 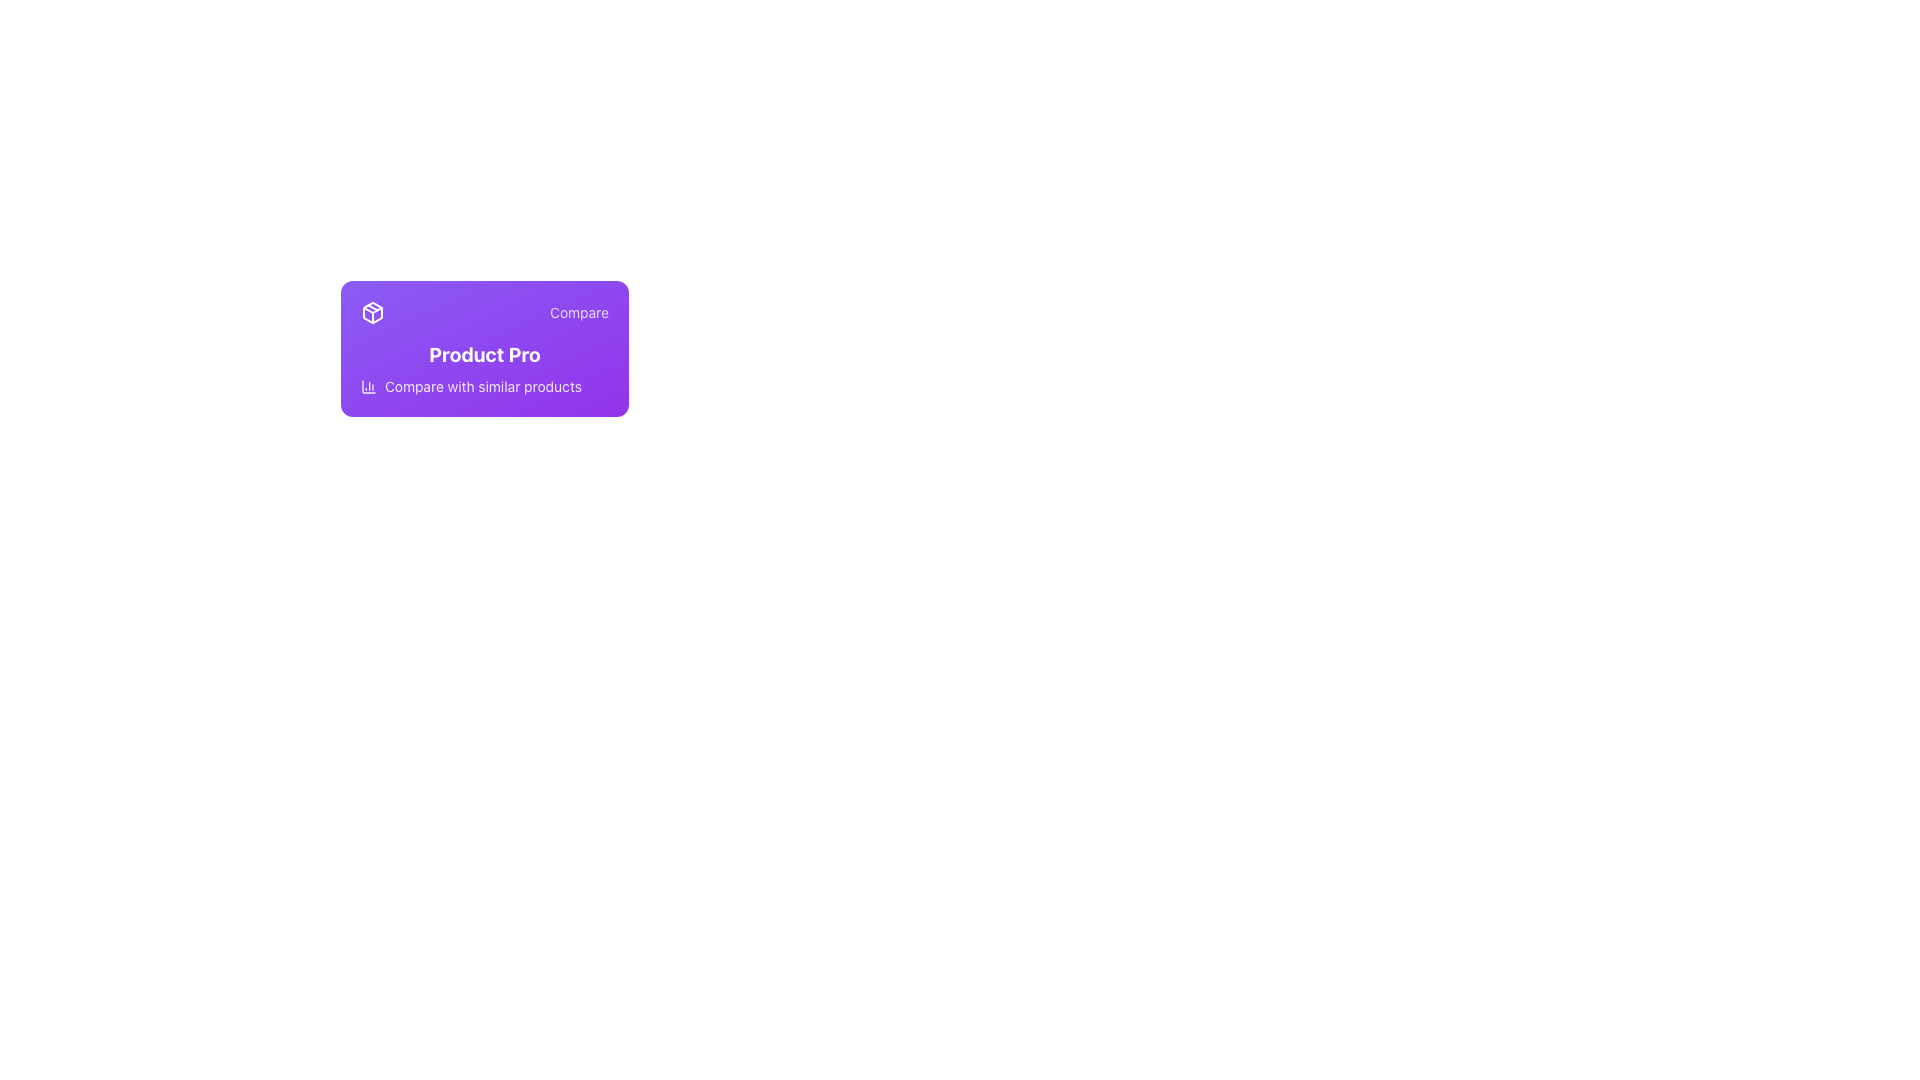 I want to click on the largest vertical line of the bar chart icon located in the top-left corner of the purple card titled 'Product Pro.', so click(x=369, y=386).